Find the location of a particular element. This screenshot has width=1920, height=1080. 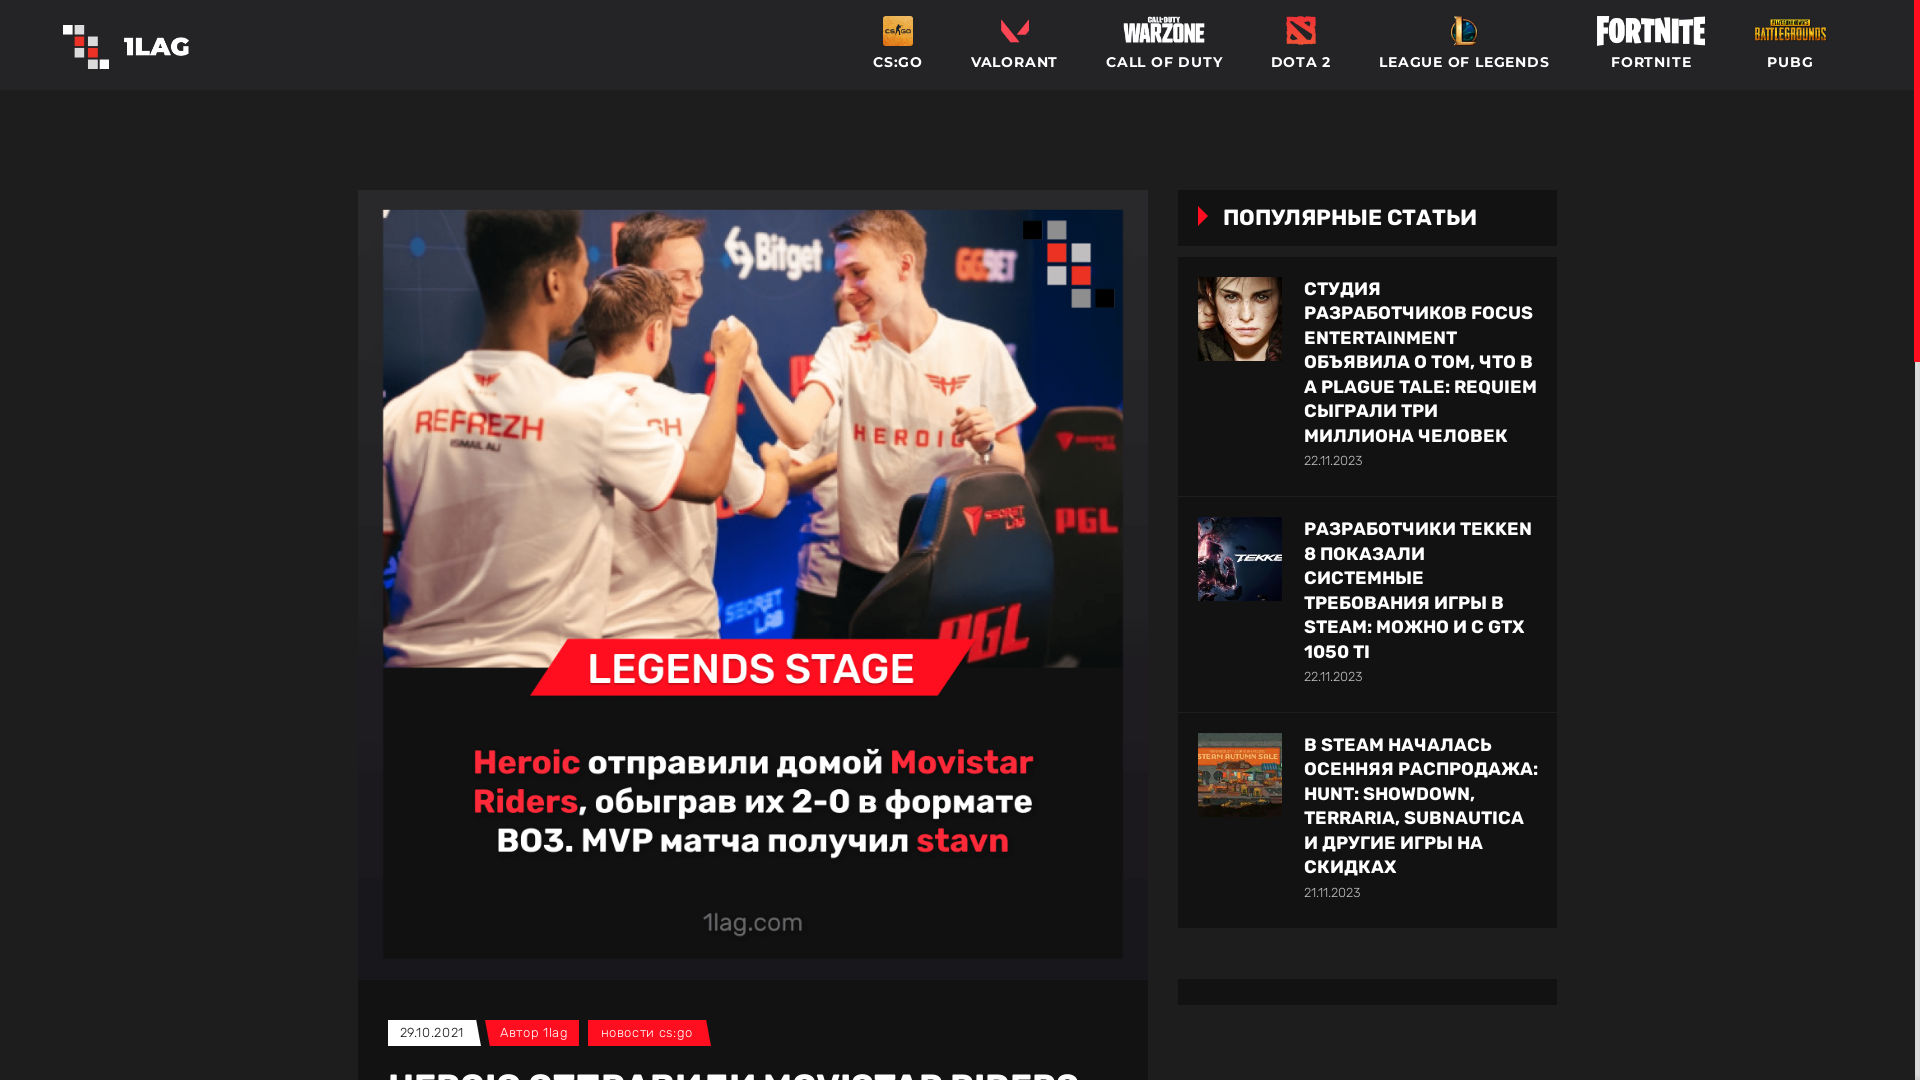

'DOTA 2' is located at coordinates (1300, 45).